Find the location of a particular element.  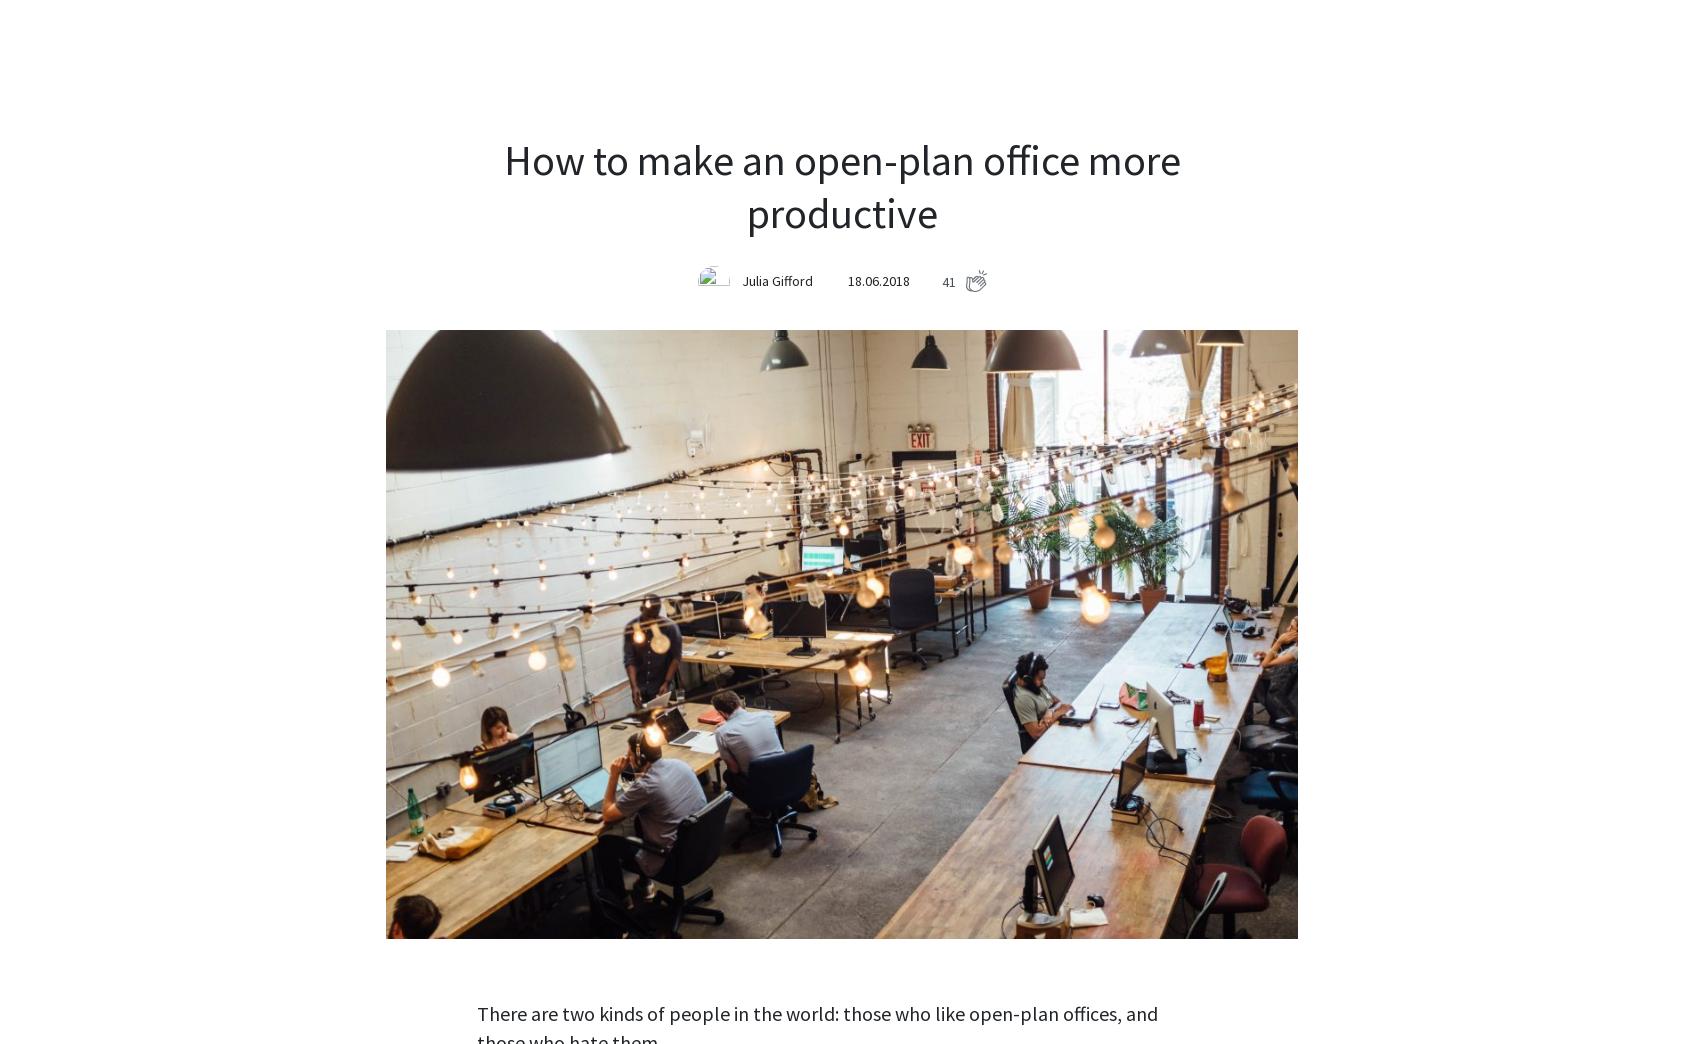

'Do you have your own tactic how to deal with distractions? Let us know in the comments below!' is located at coordinates (840, 739).